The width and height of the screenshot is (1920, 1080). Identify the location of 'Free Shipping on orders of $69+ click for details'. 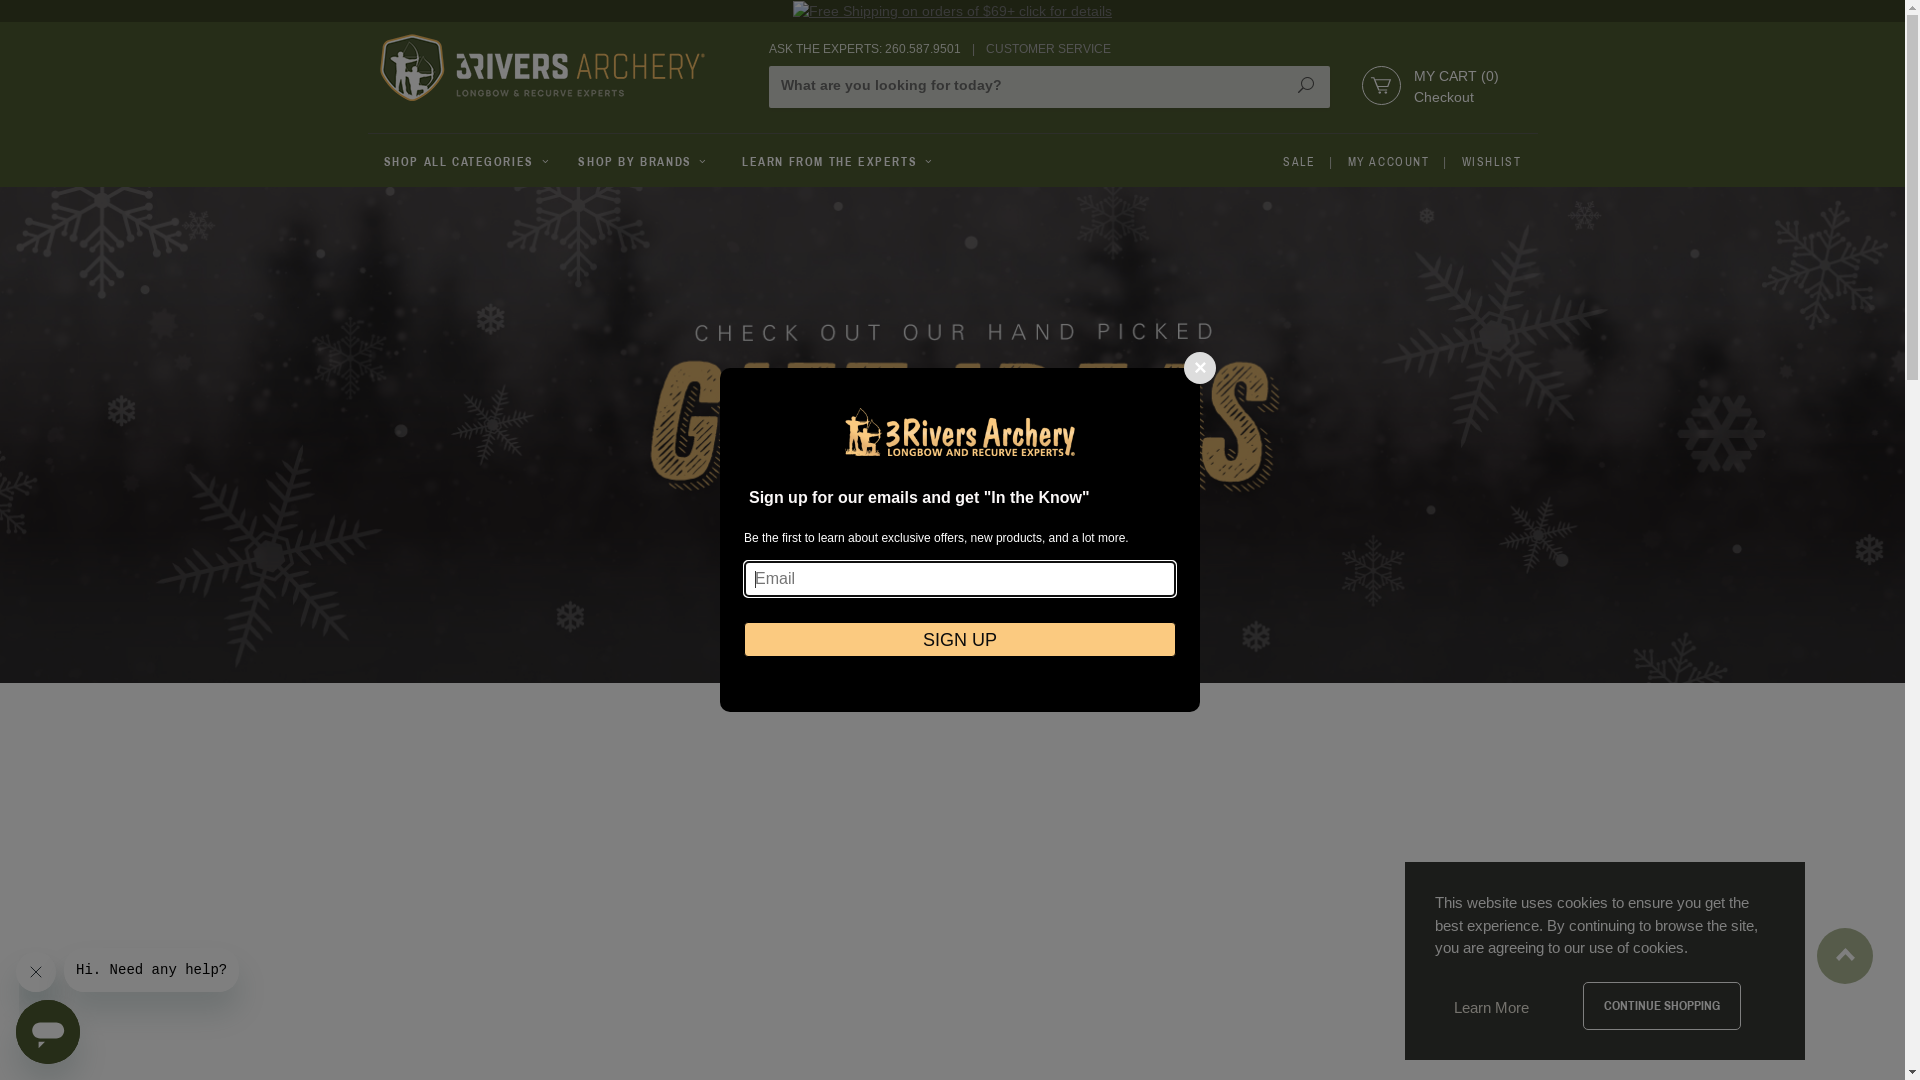
(951, 11).